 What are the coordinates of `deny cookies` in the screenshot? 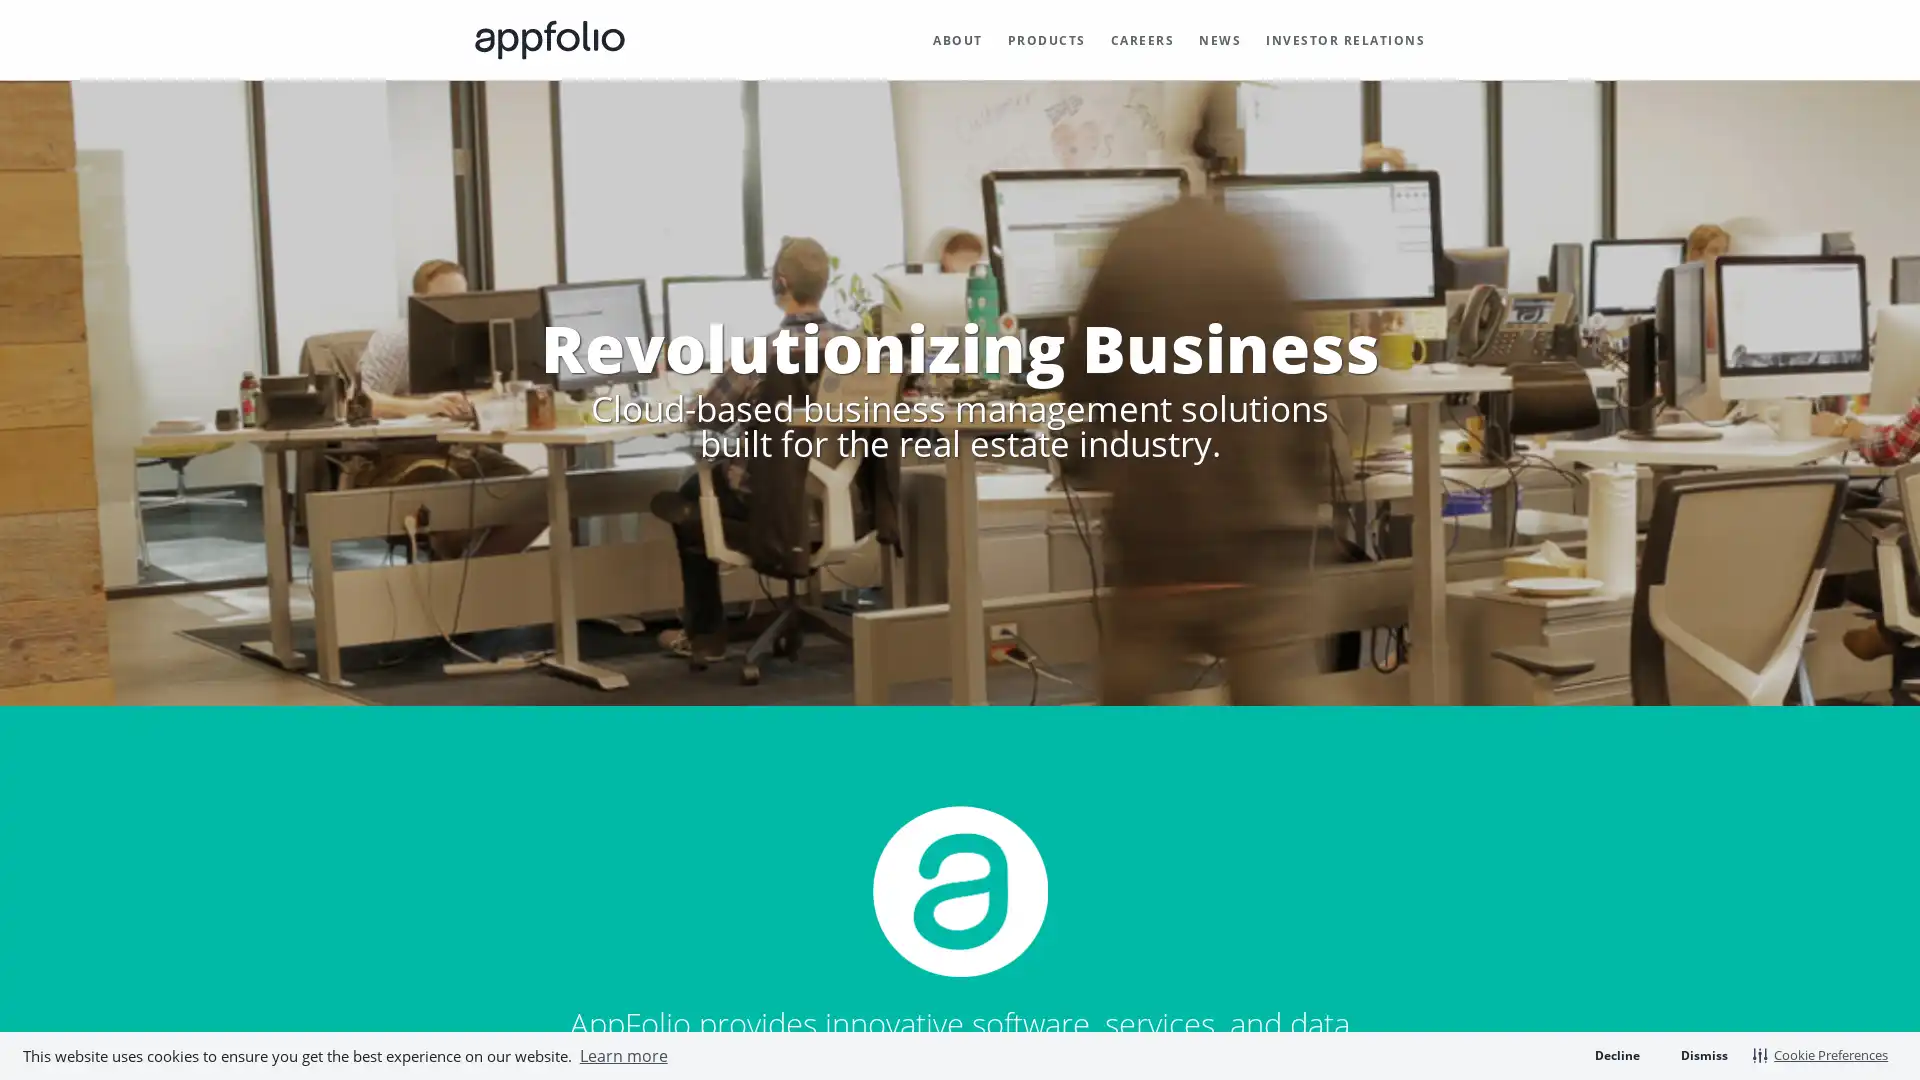 It's located at (1617, 1054).